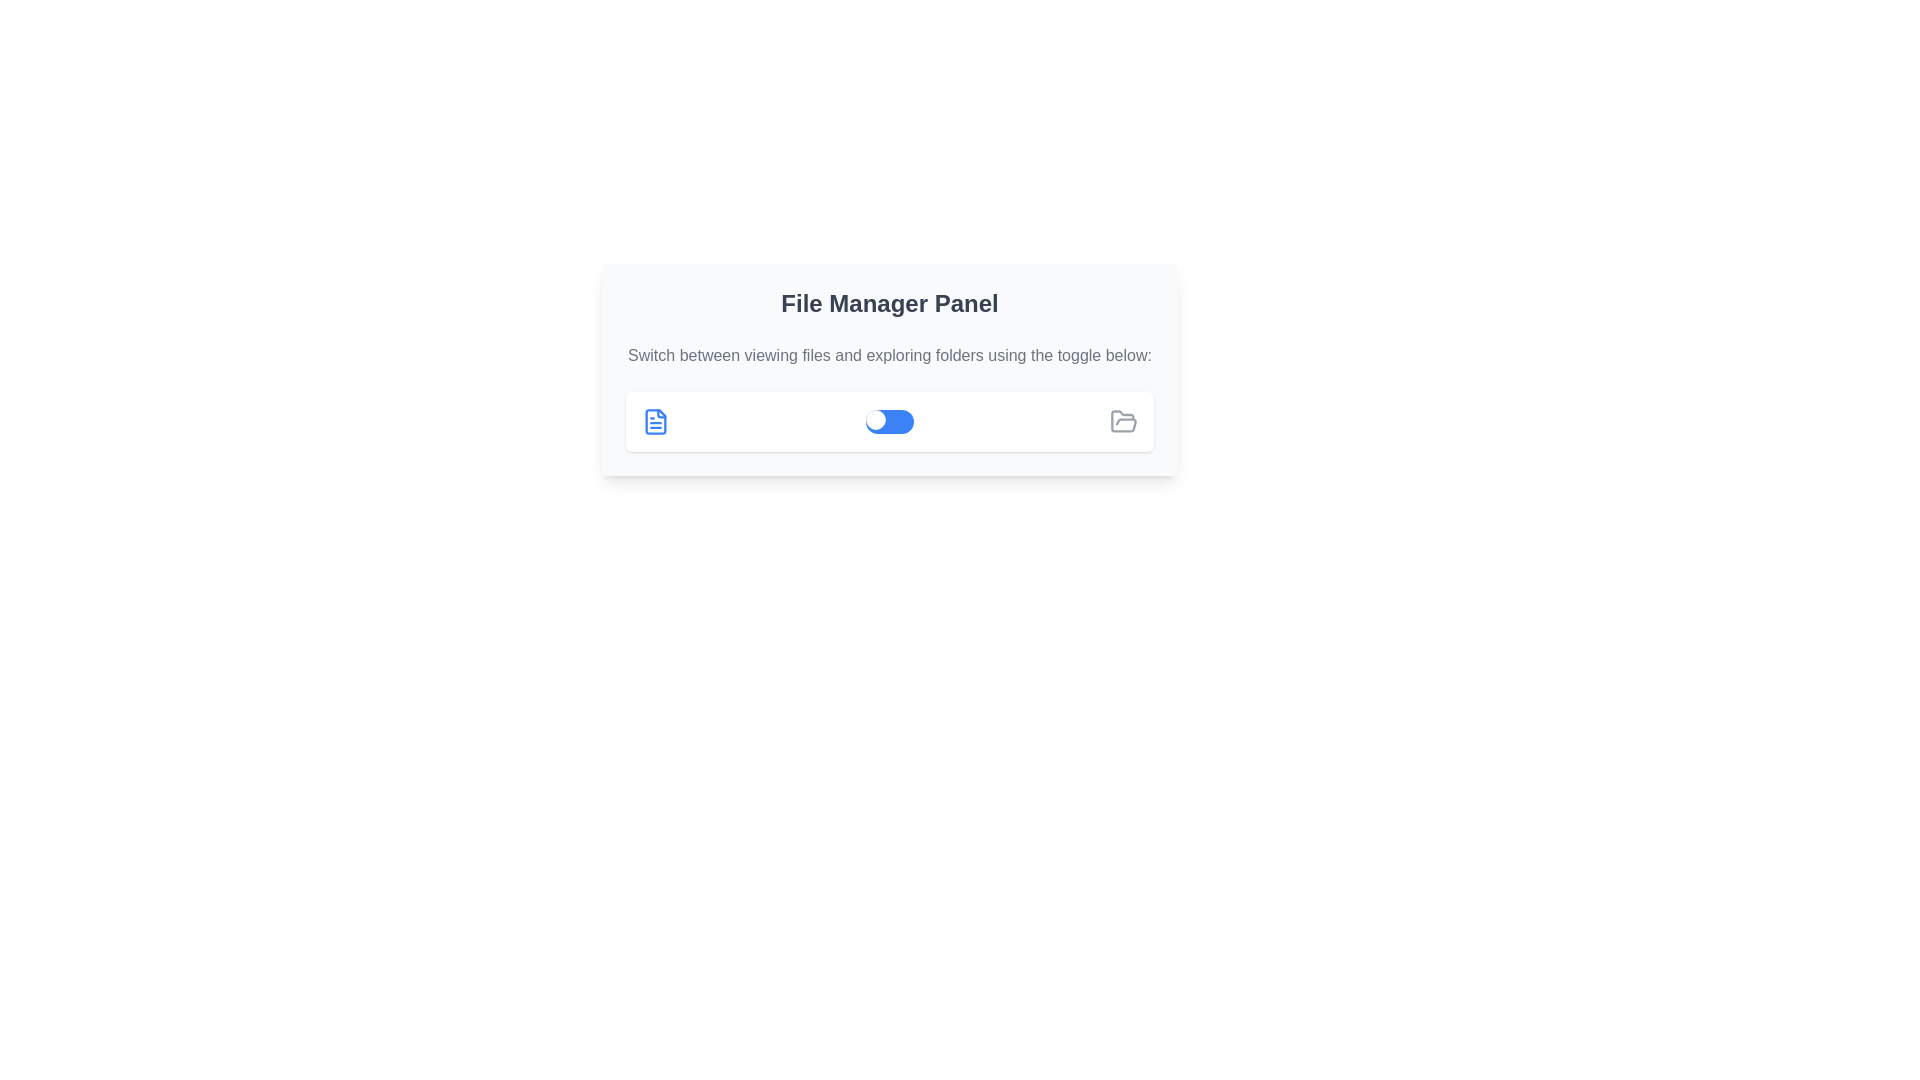 The image size is (1920, 1080). Describe the element at coordinates (1123, 420) in the screenshot. I see `the folder icon located in the center-left portion of the file management panel, which is designed to represent an open folder for file browsing` at that location.